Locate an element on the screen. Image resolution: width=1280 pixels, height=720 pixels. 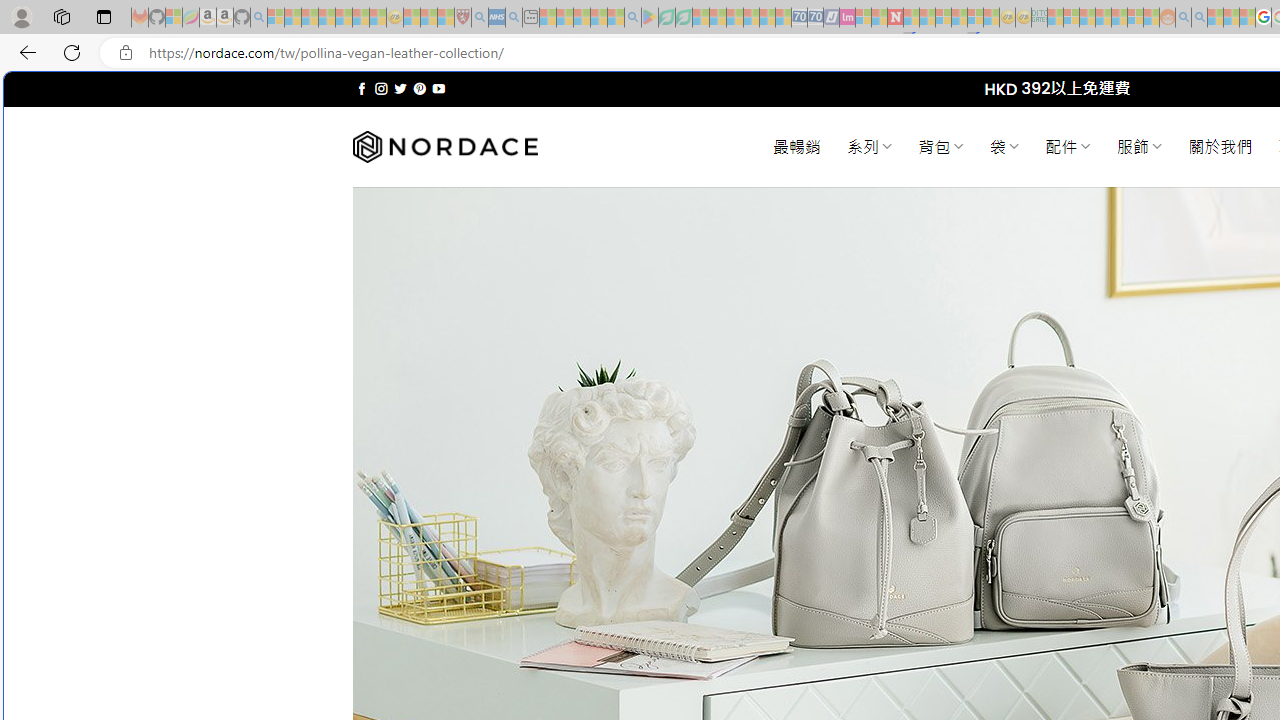
'Recipes - MSN - Sleeping' is located at coordinates (411, 17).